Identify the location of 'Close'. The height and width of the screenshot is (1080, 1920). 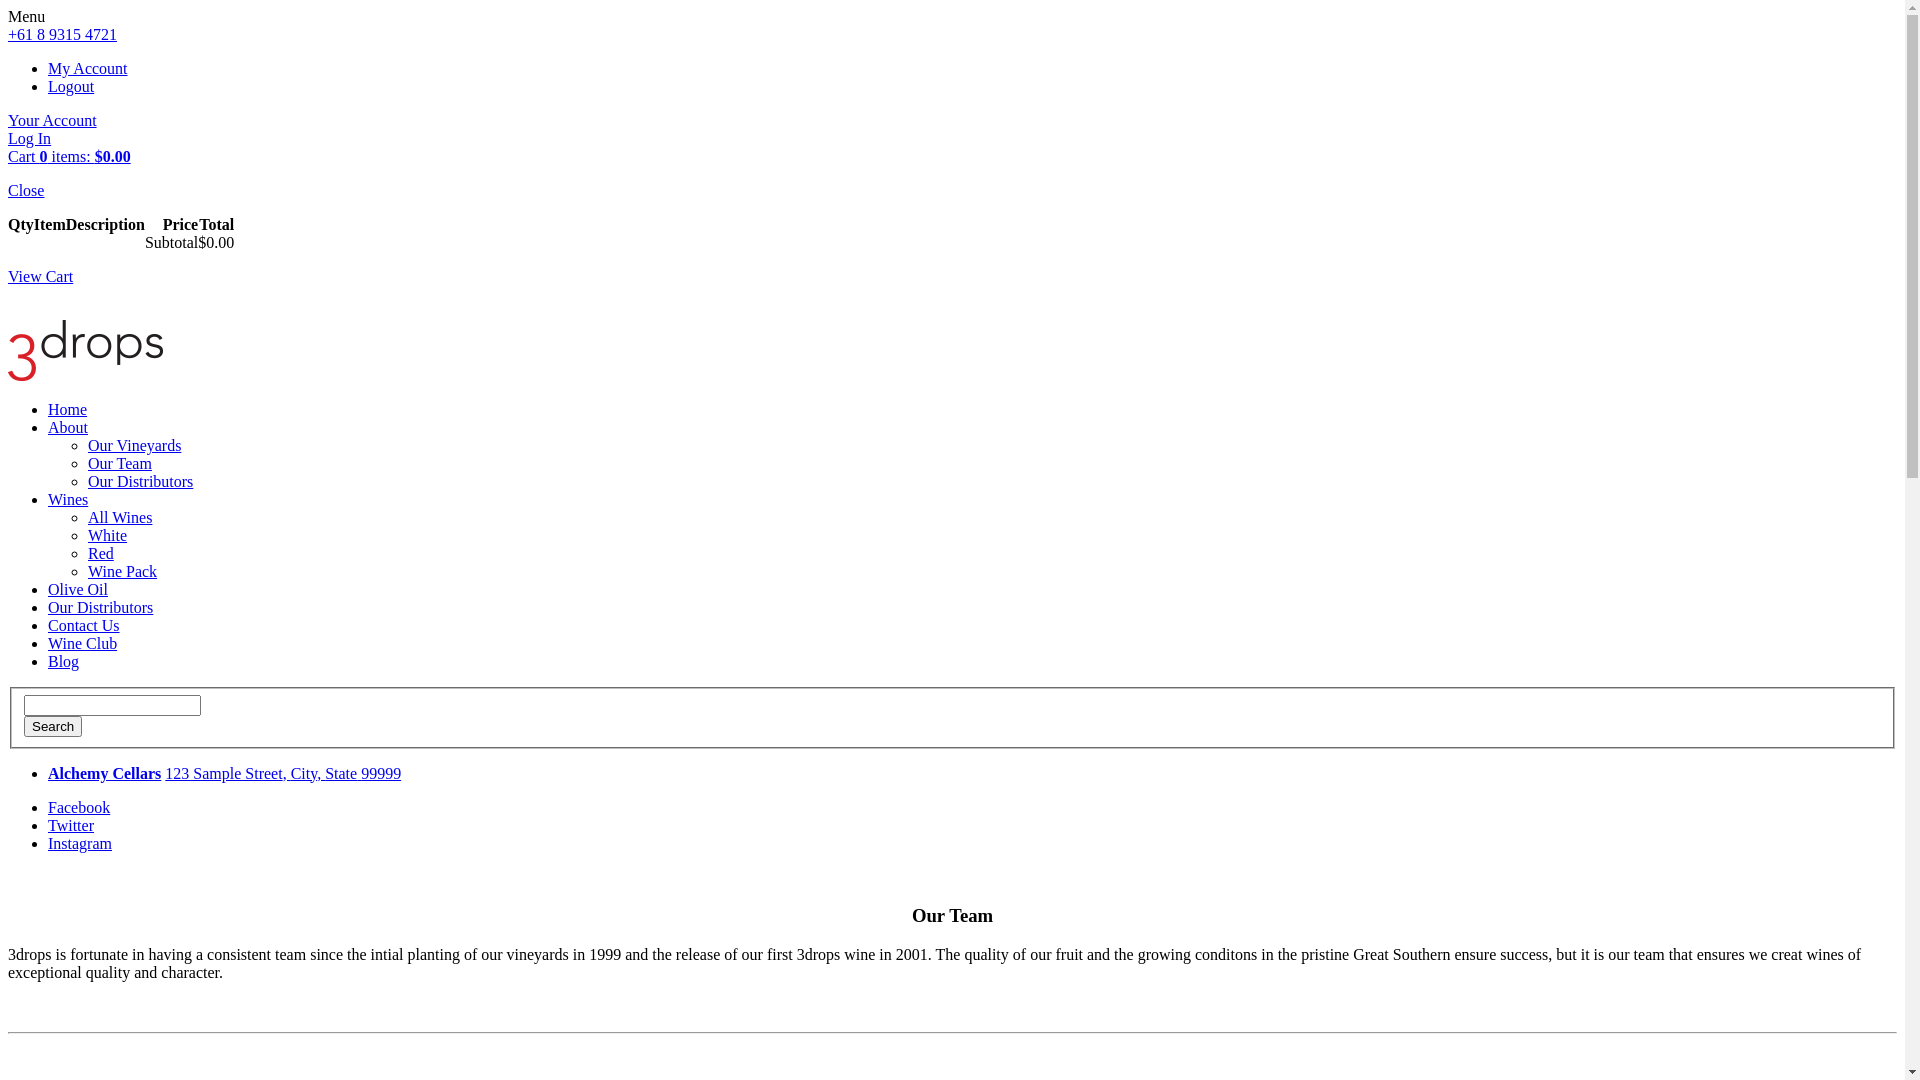
(25, 190).